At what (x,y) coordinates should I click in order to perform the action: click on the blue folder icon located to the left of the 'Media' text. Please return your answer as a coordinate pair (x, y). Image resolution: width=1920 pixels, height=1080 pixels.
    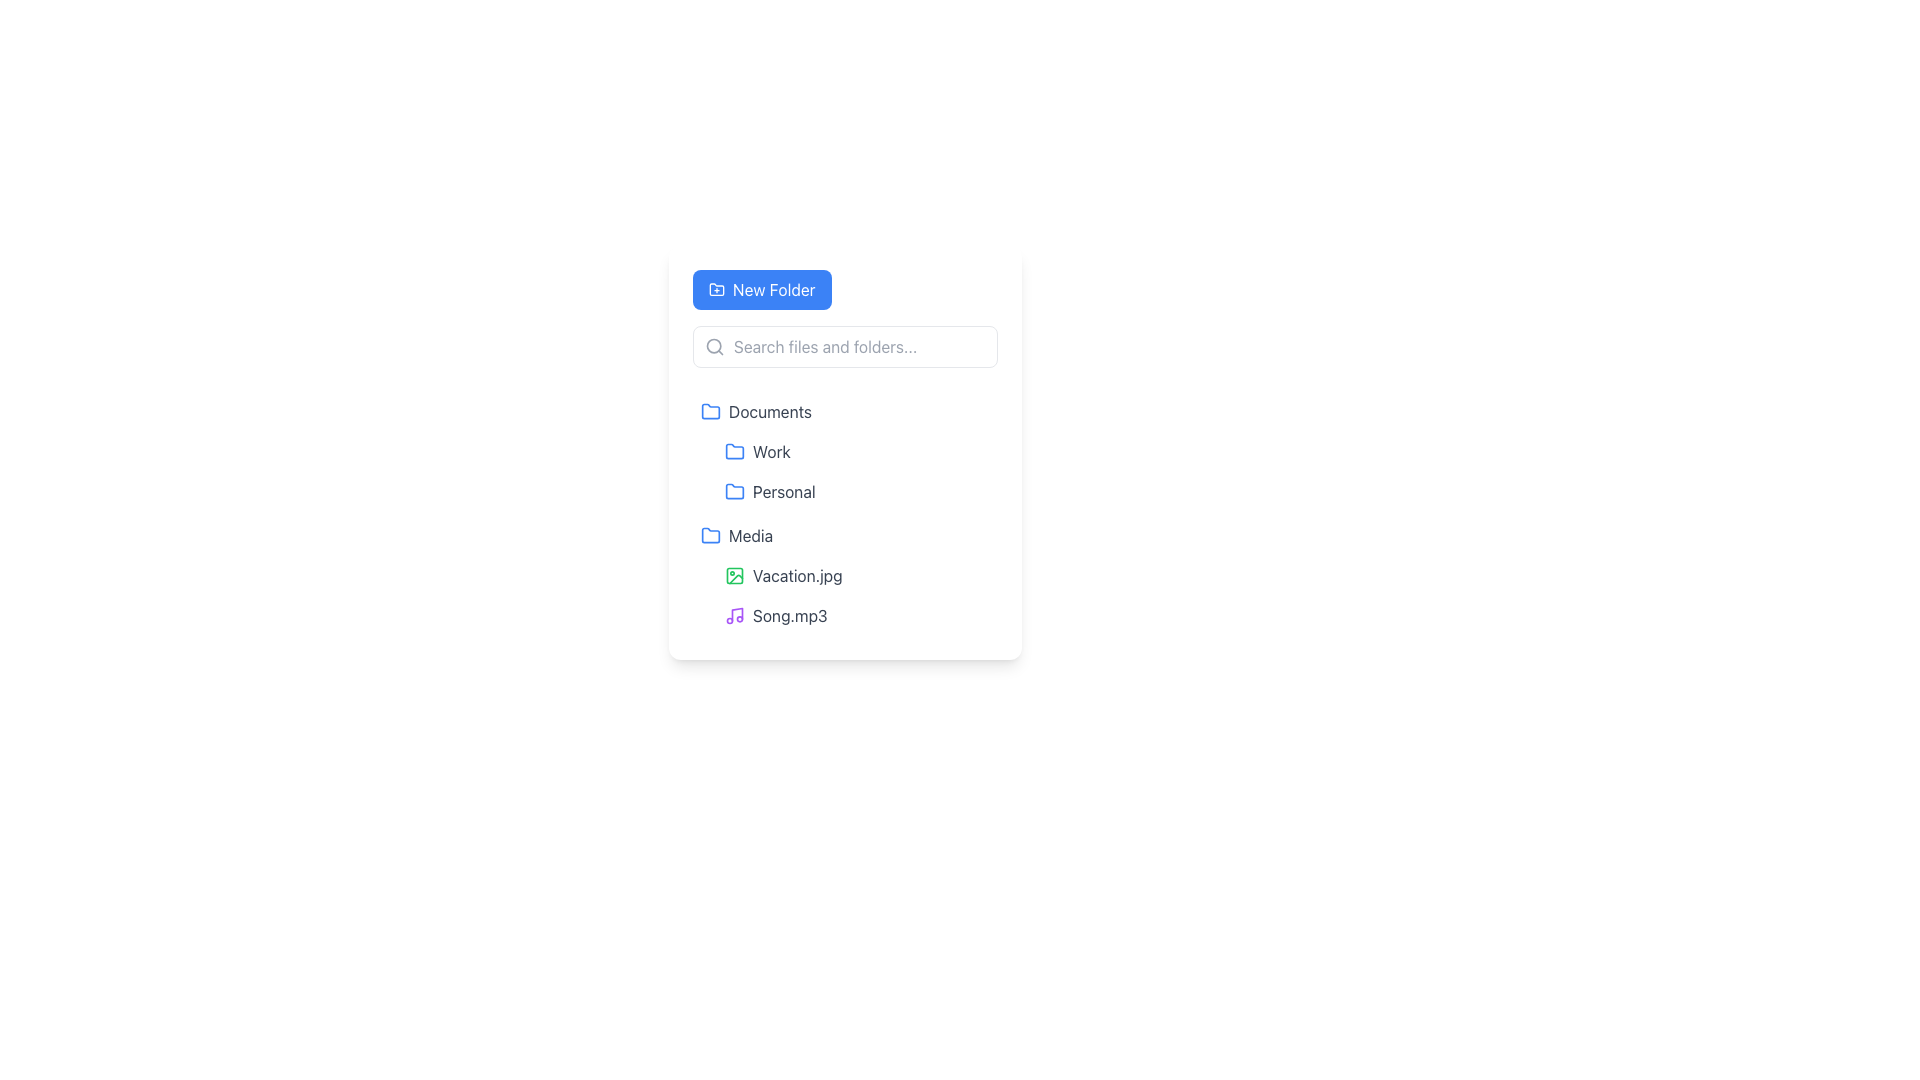
    Looking at the image, I should click on (710, 535).